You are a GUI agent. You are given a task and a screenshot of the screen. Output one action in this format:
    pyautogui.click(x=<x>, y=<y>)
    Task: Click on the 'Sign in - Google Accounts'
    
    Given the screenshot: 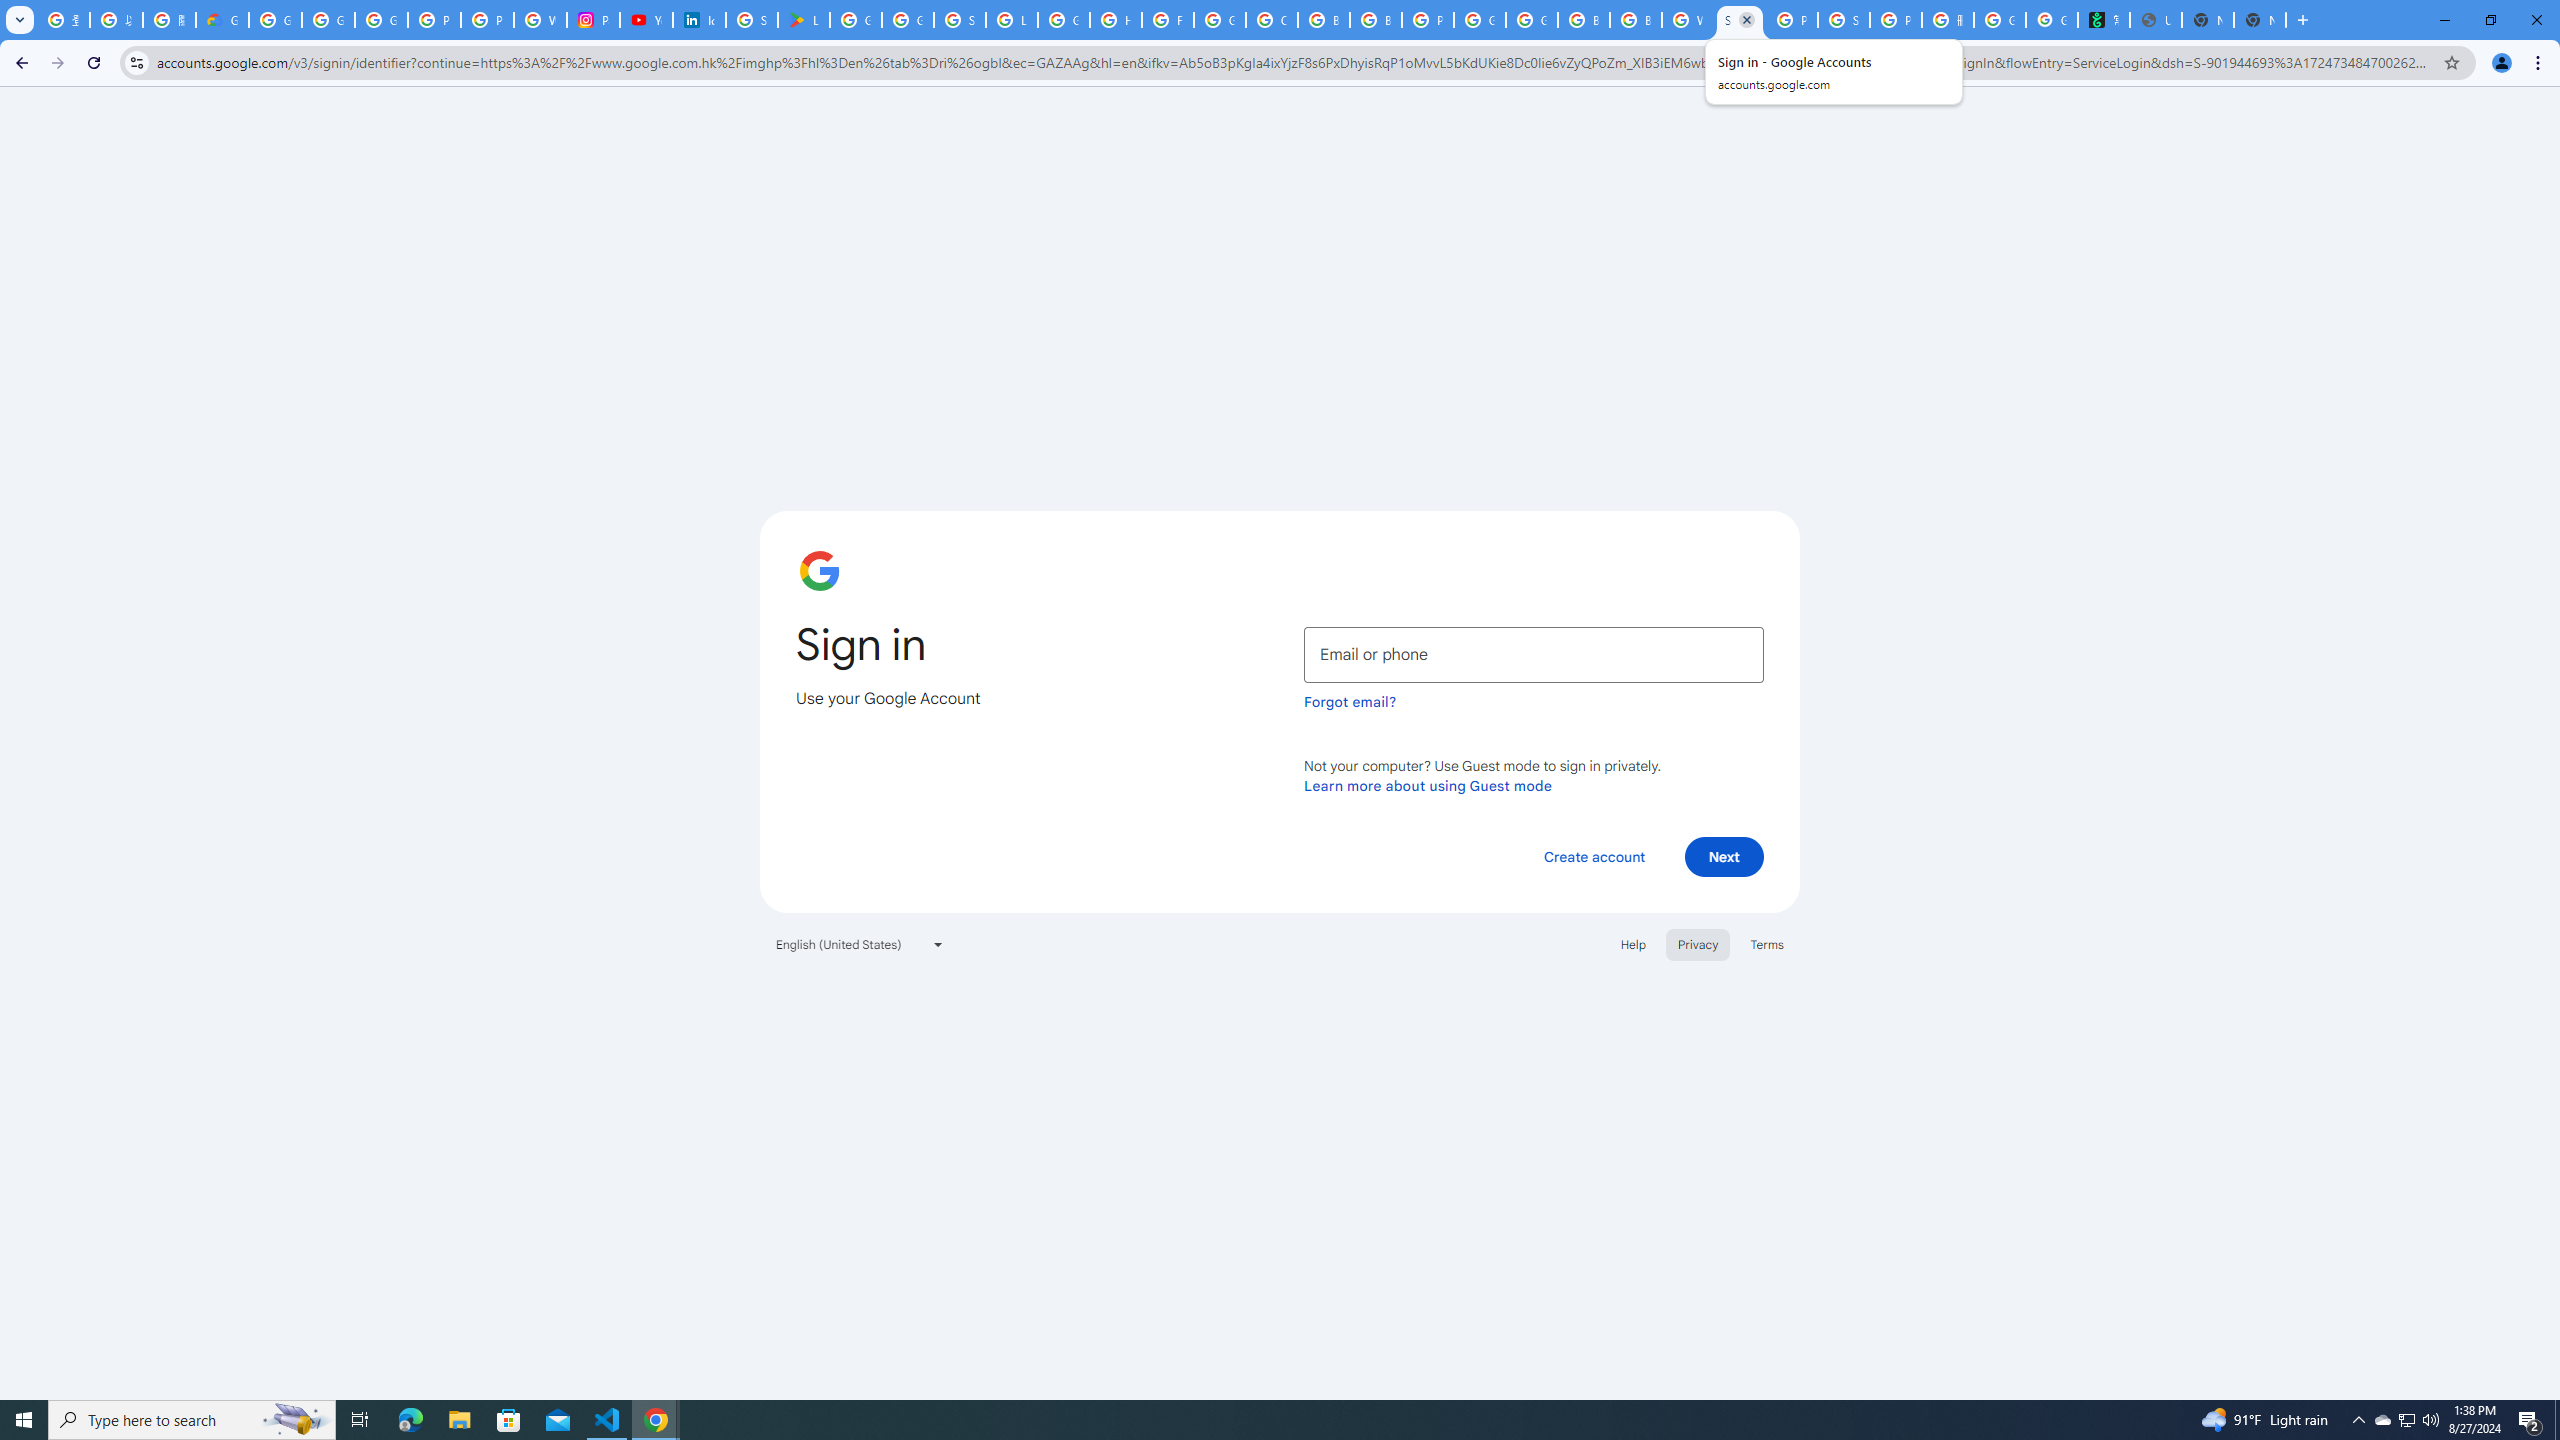 What is the action you would take?
    pyautogui.click(x=1738, y=19)
    